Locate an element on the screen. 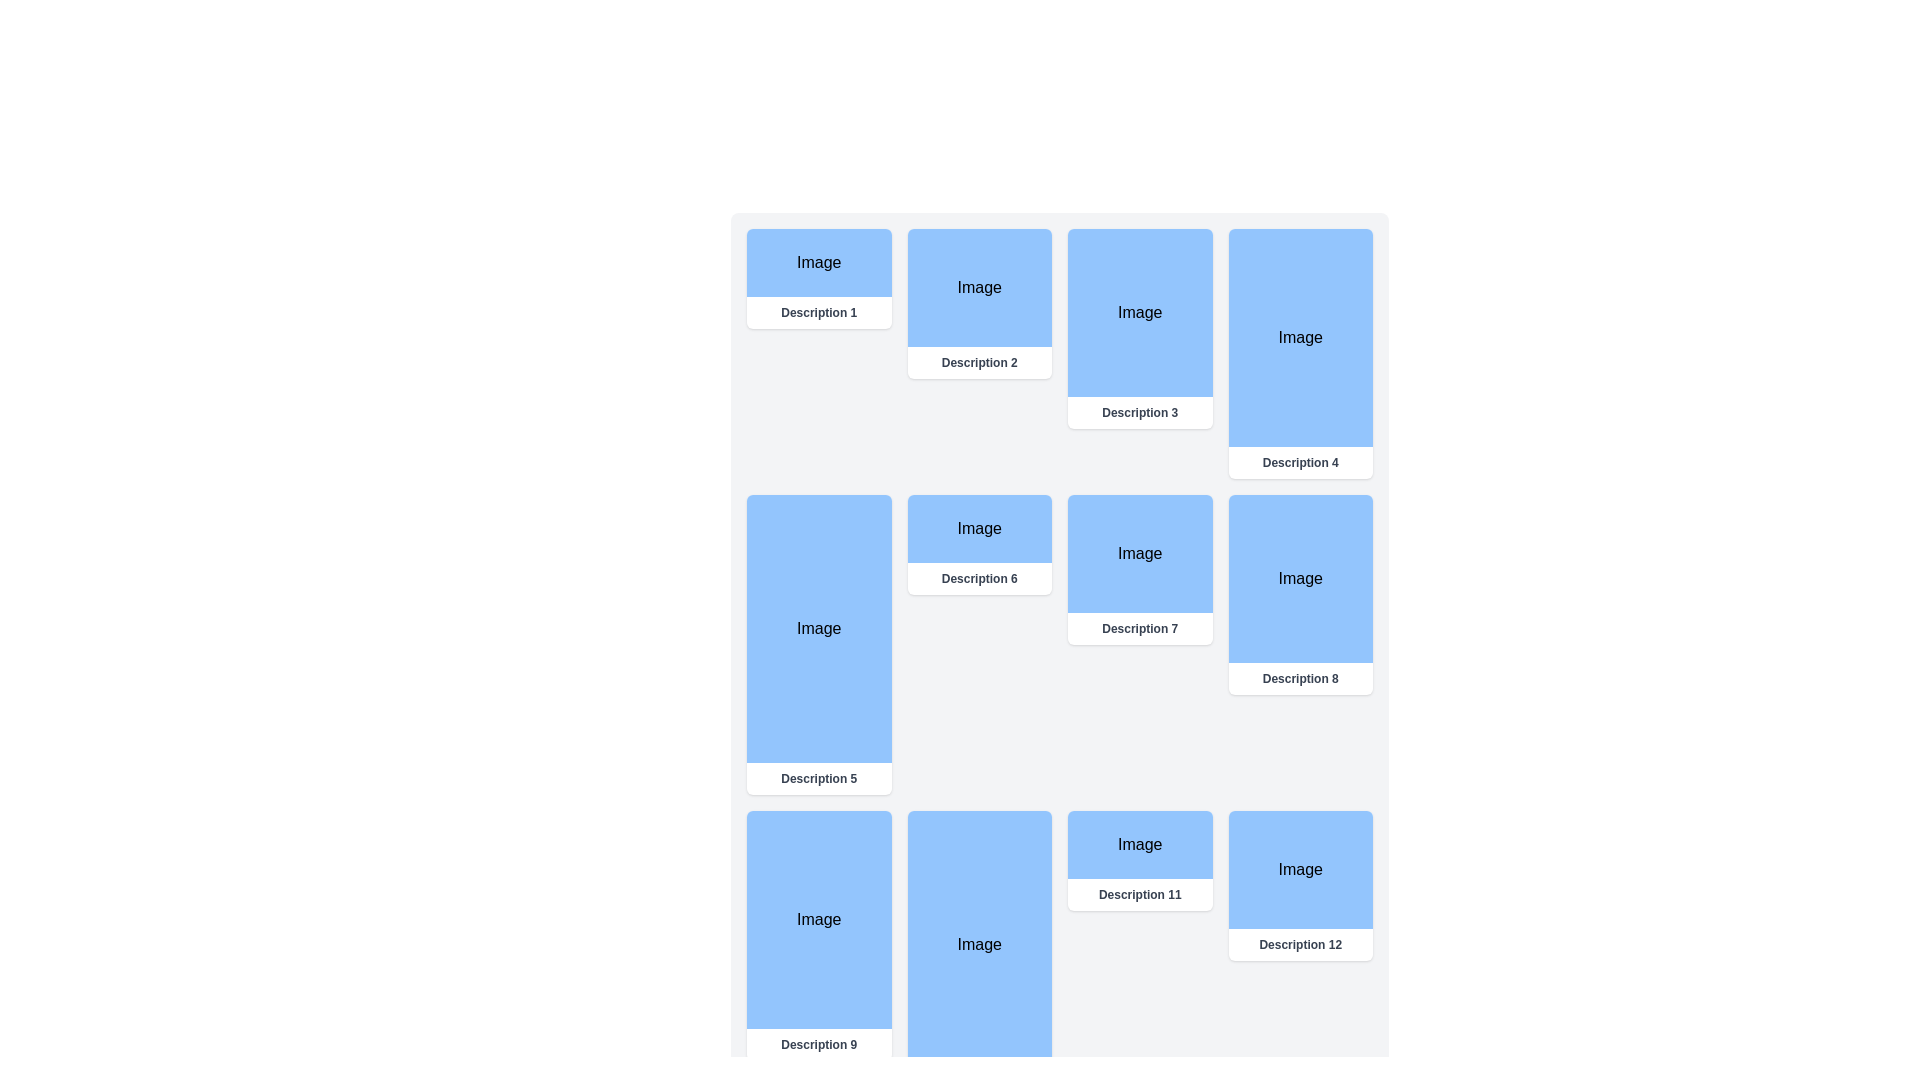 The height and width of the screenshot is (1080, 1920). the static visual component located centrally within the card structure, associated with 'Description 3', positioned in the third column of the topmost row is located at coordinates (1140, 312).